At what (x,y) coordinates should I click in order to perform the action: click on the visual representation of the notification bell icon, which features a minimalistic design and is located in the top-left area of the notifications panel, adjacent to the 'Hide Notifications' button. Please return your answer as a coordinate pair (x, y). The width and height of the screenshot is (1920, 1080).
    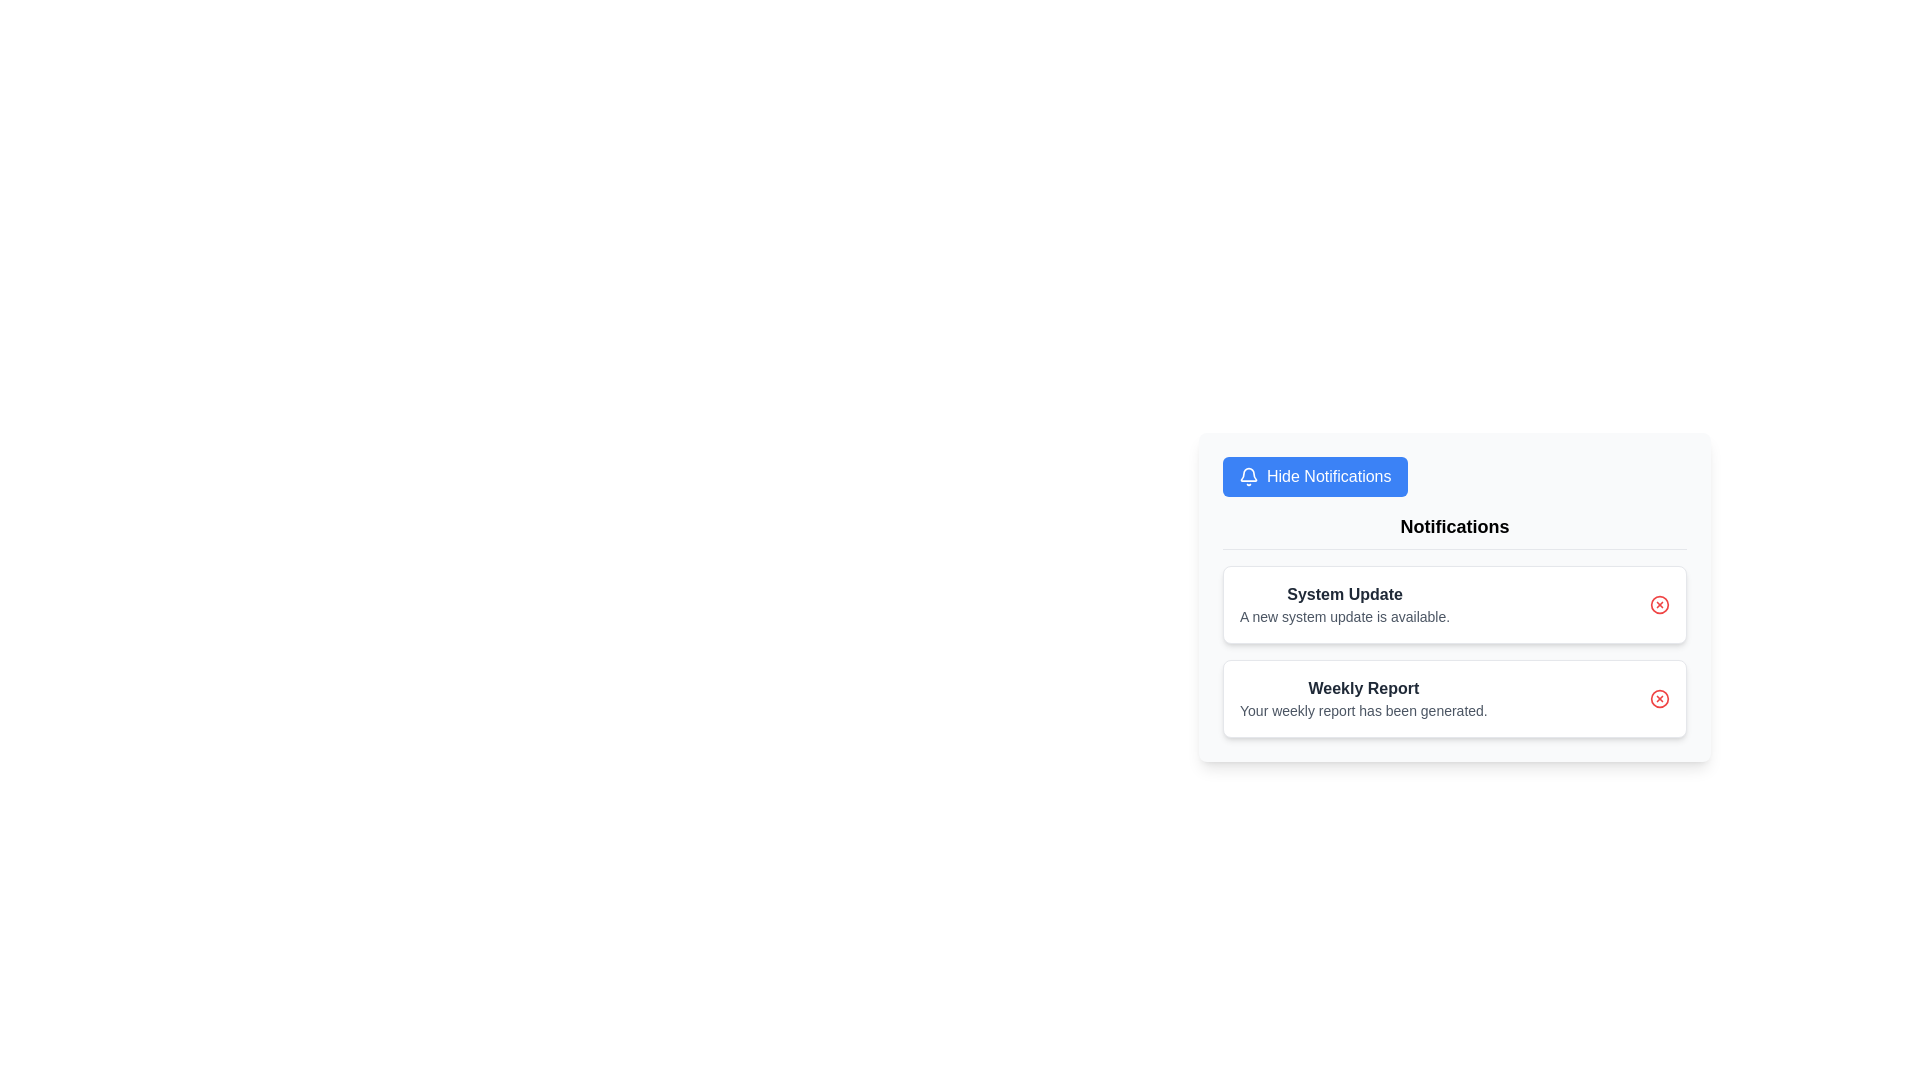
    Looking at the image, I should click on (1247, 474).